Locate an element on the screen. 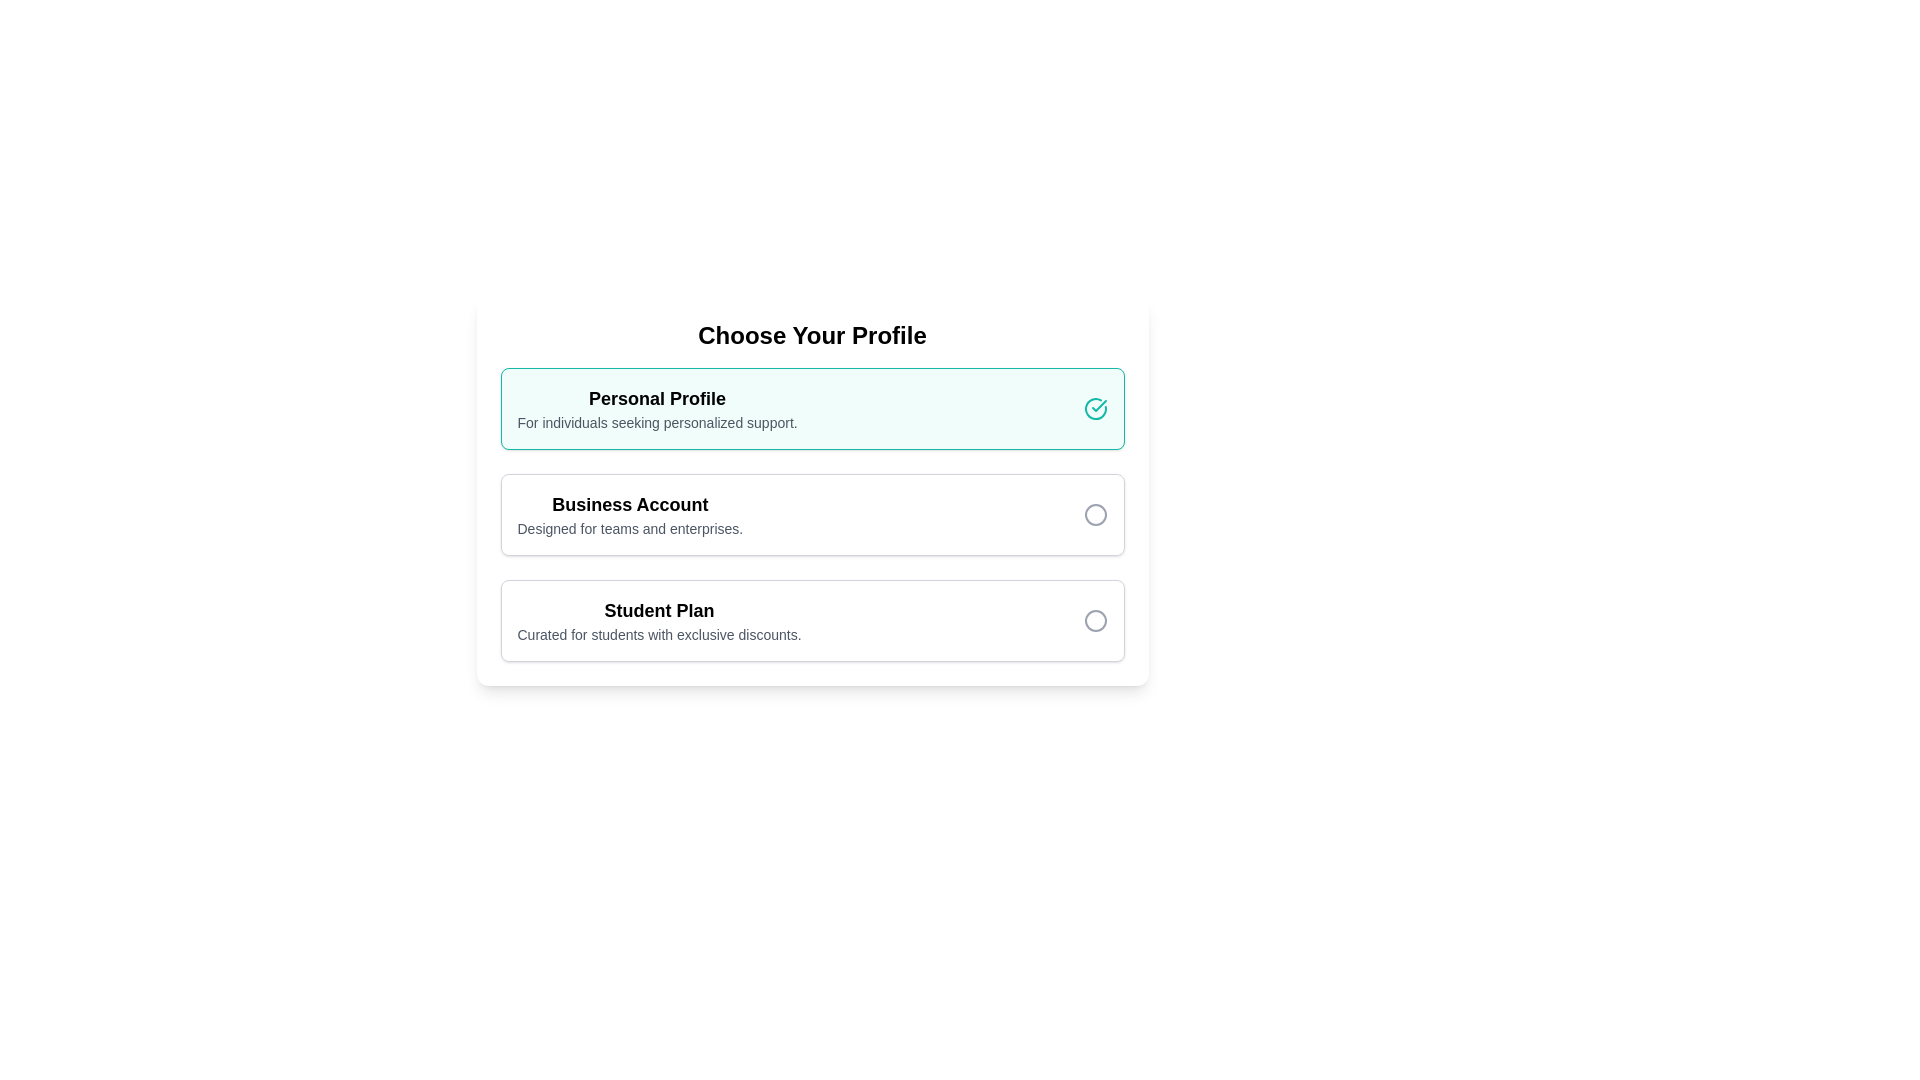  text element that identifies the 'Personal Profile' option, located at the center-top section of the list box under 'Choose Your Profile.' is located at coordinates (657, 407).